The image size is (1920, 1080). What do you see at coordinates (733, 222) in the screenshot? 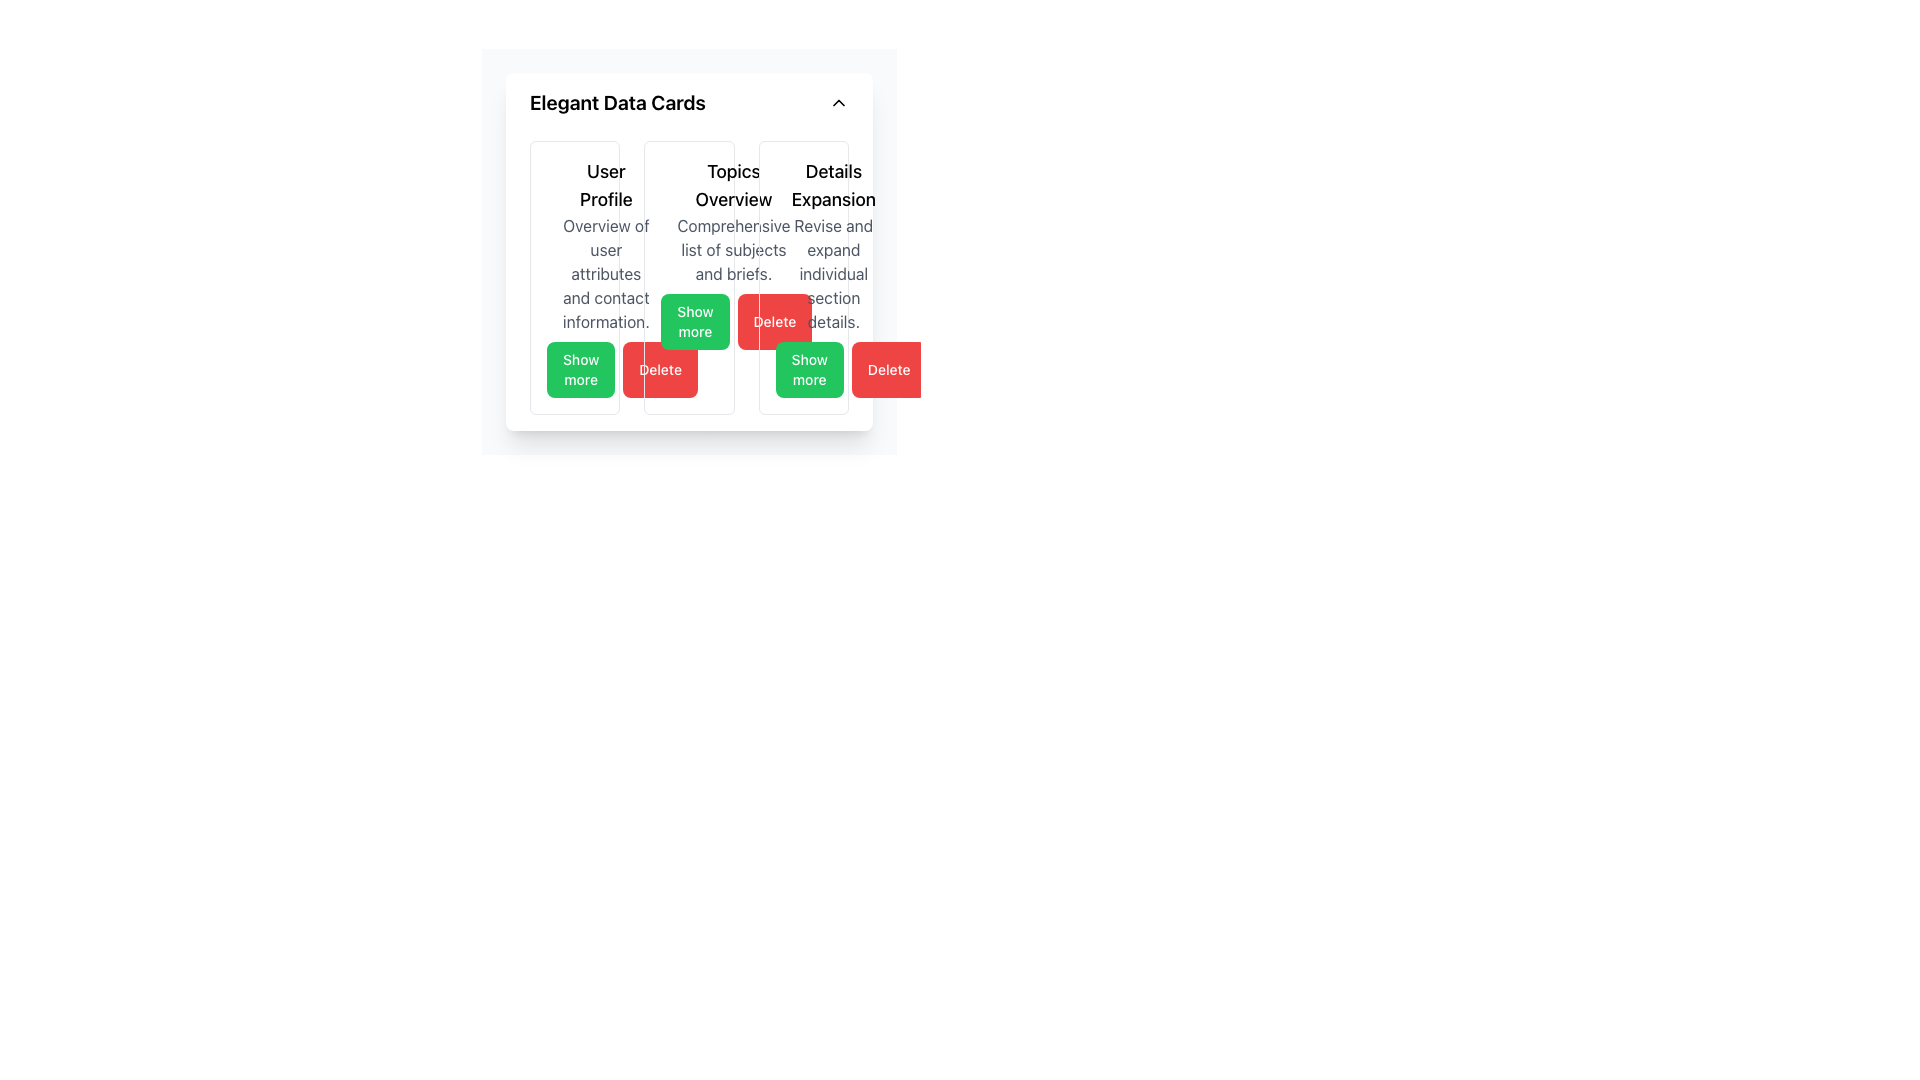
I see `the 'Topics Overview' text component` at bounding box center [733, 222].